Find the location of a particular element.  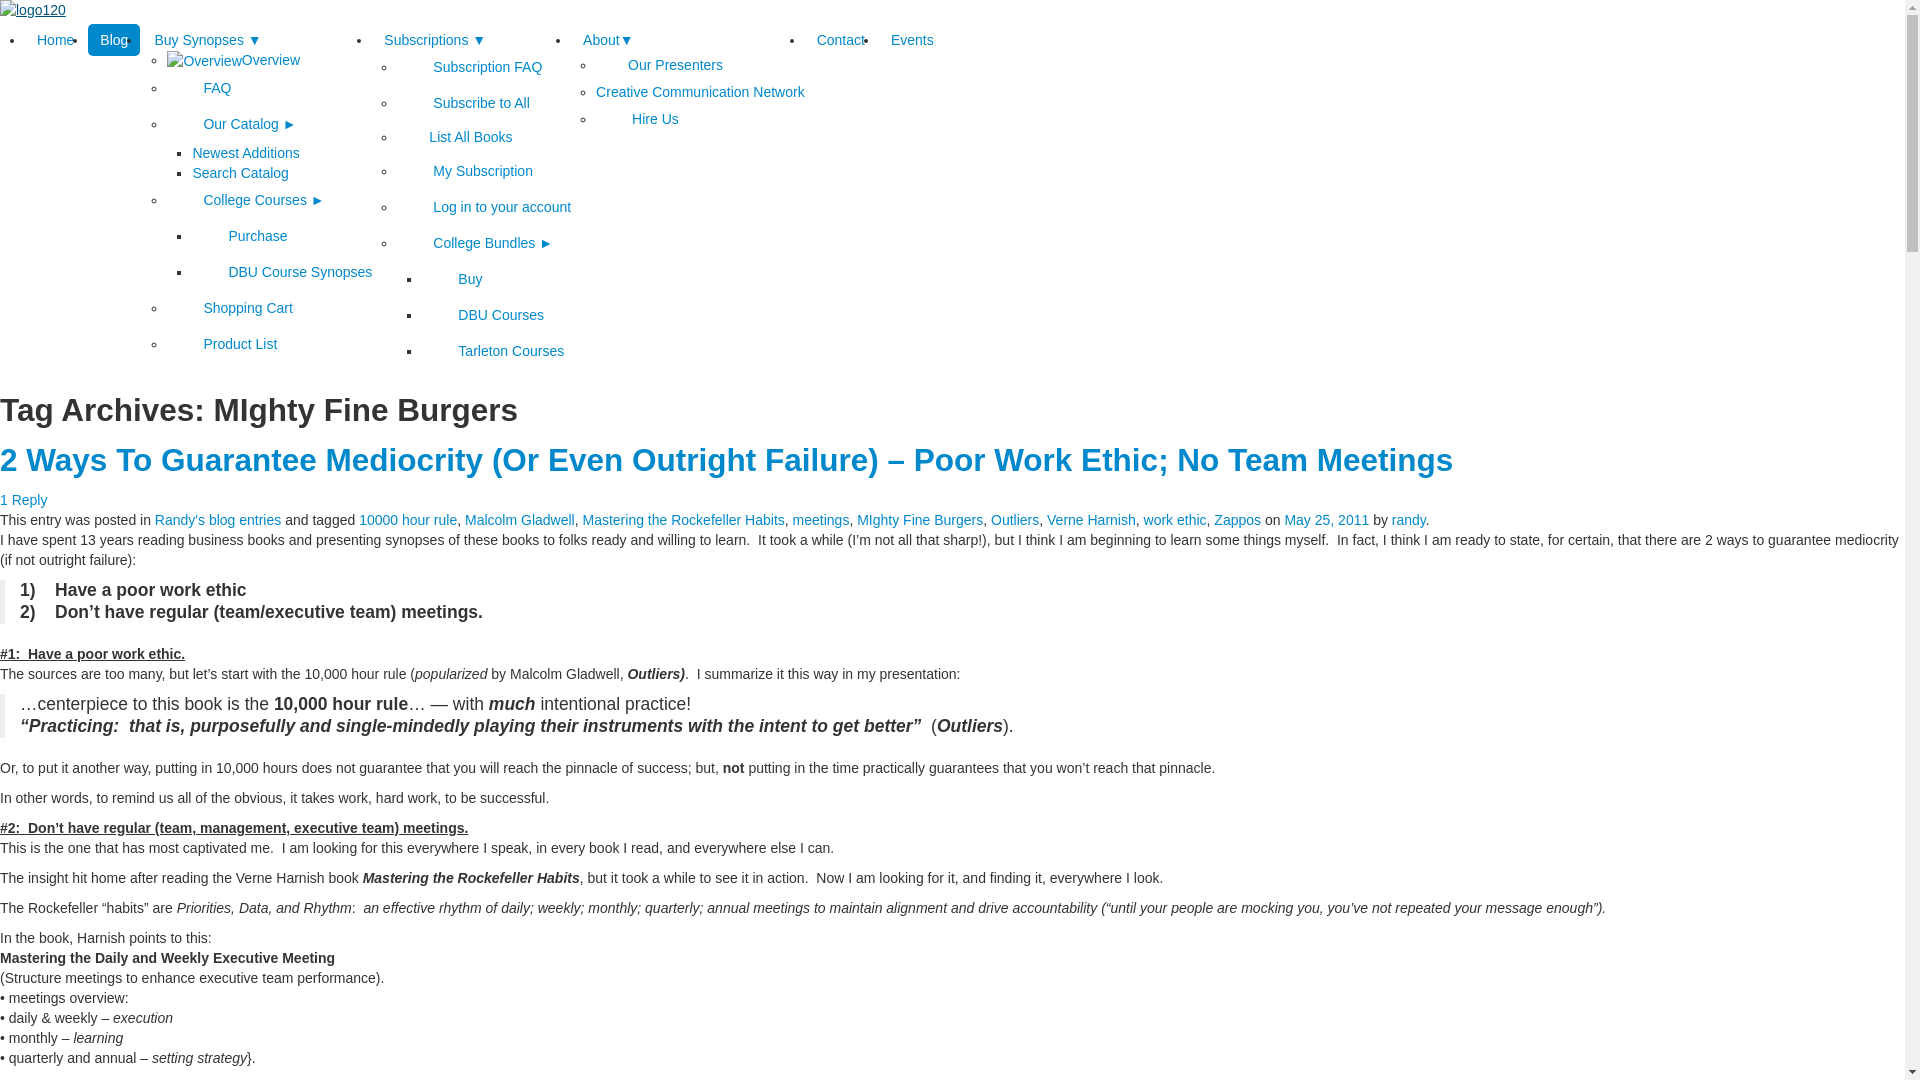

'Search Catalog' is located at coordinates (240, 172).